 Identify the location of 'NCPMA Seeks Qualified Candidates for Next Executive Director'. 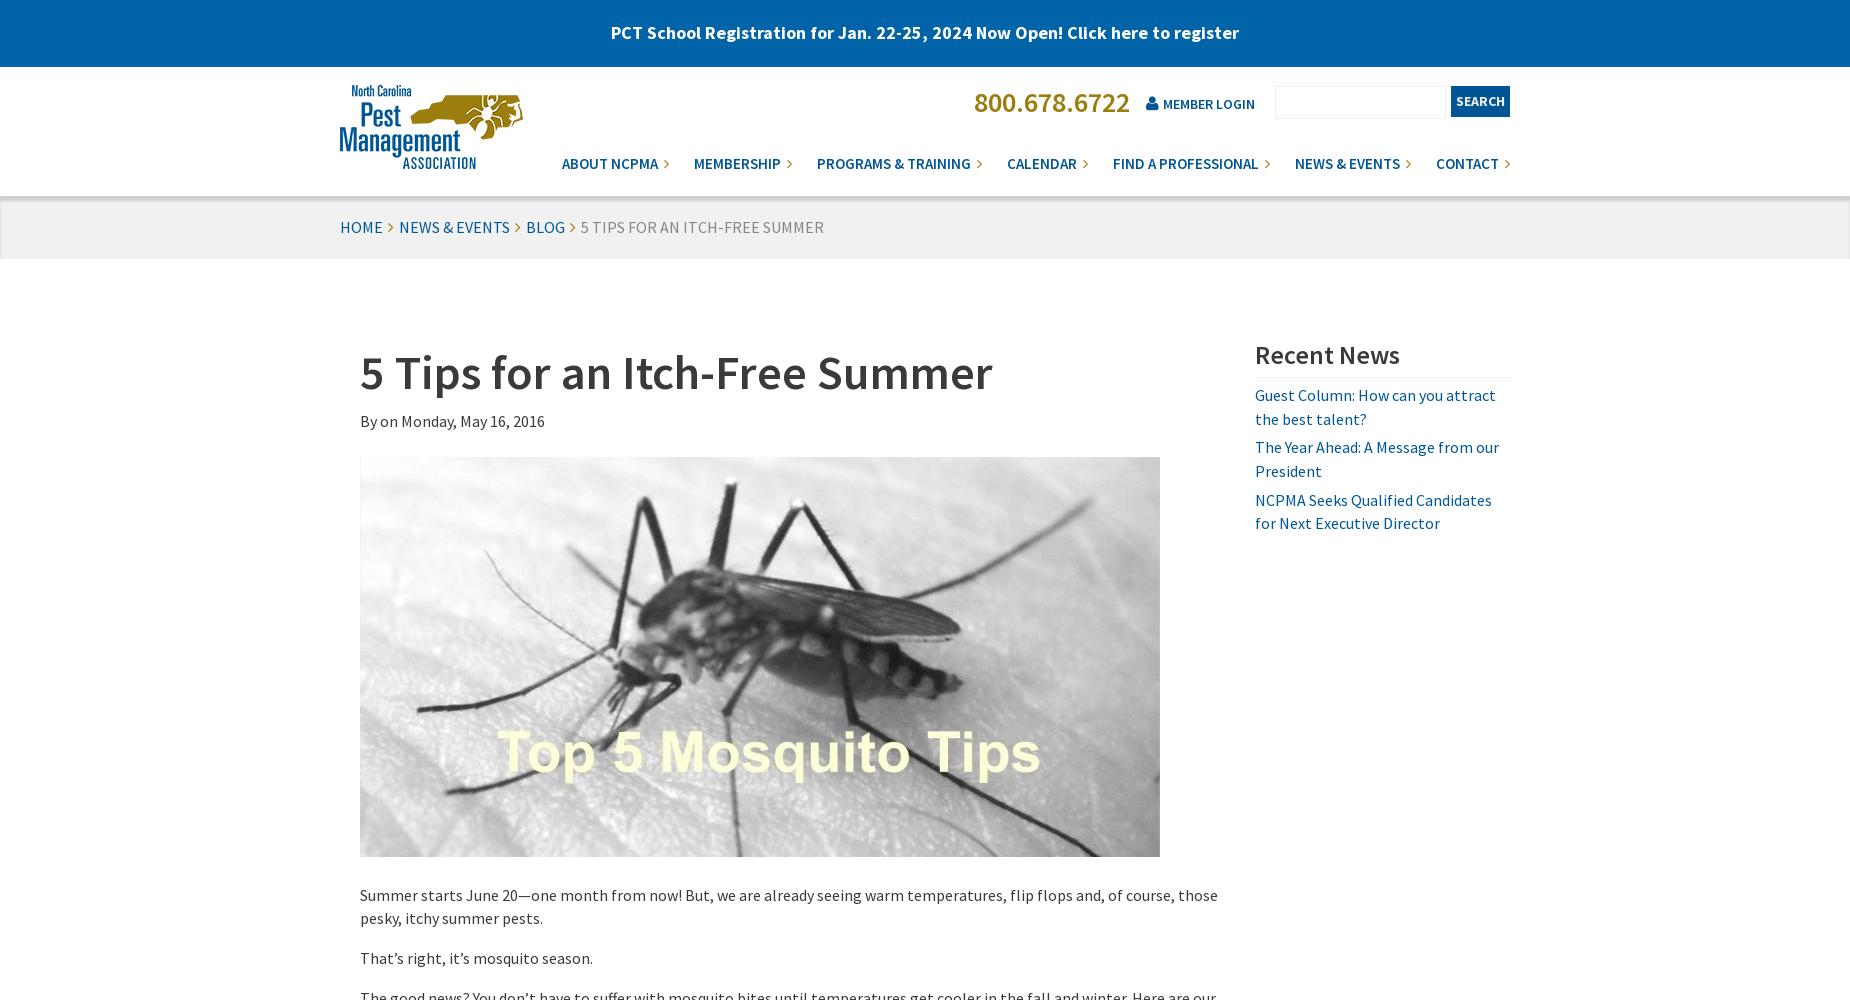
(1372, 511).